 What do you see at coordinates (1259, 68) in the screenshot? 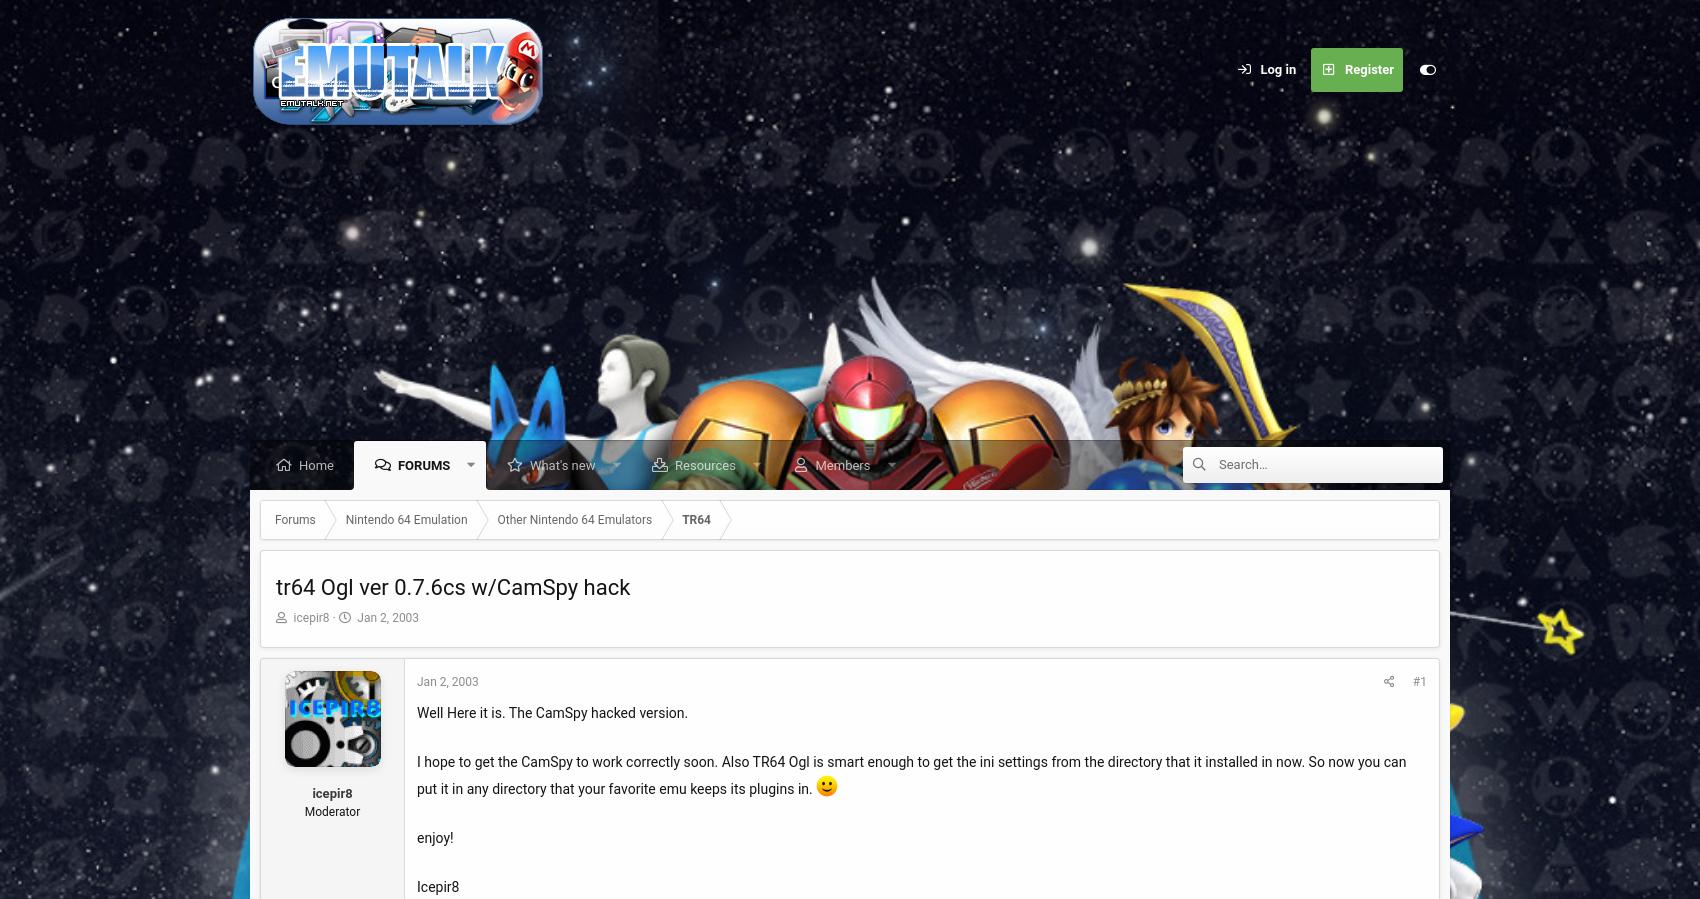
I see `'Log in'` at bounding box center [1259, 68].